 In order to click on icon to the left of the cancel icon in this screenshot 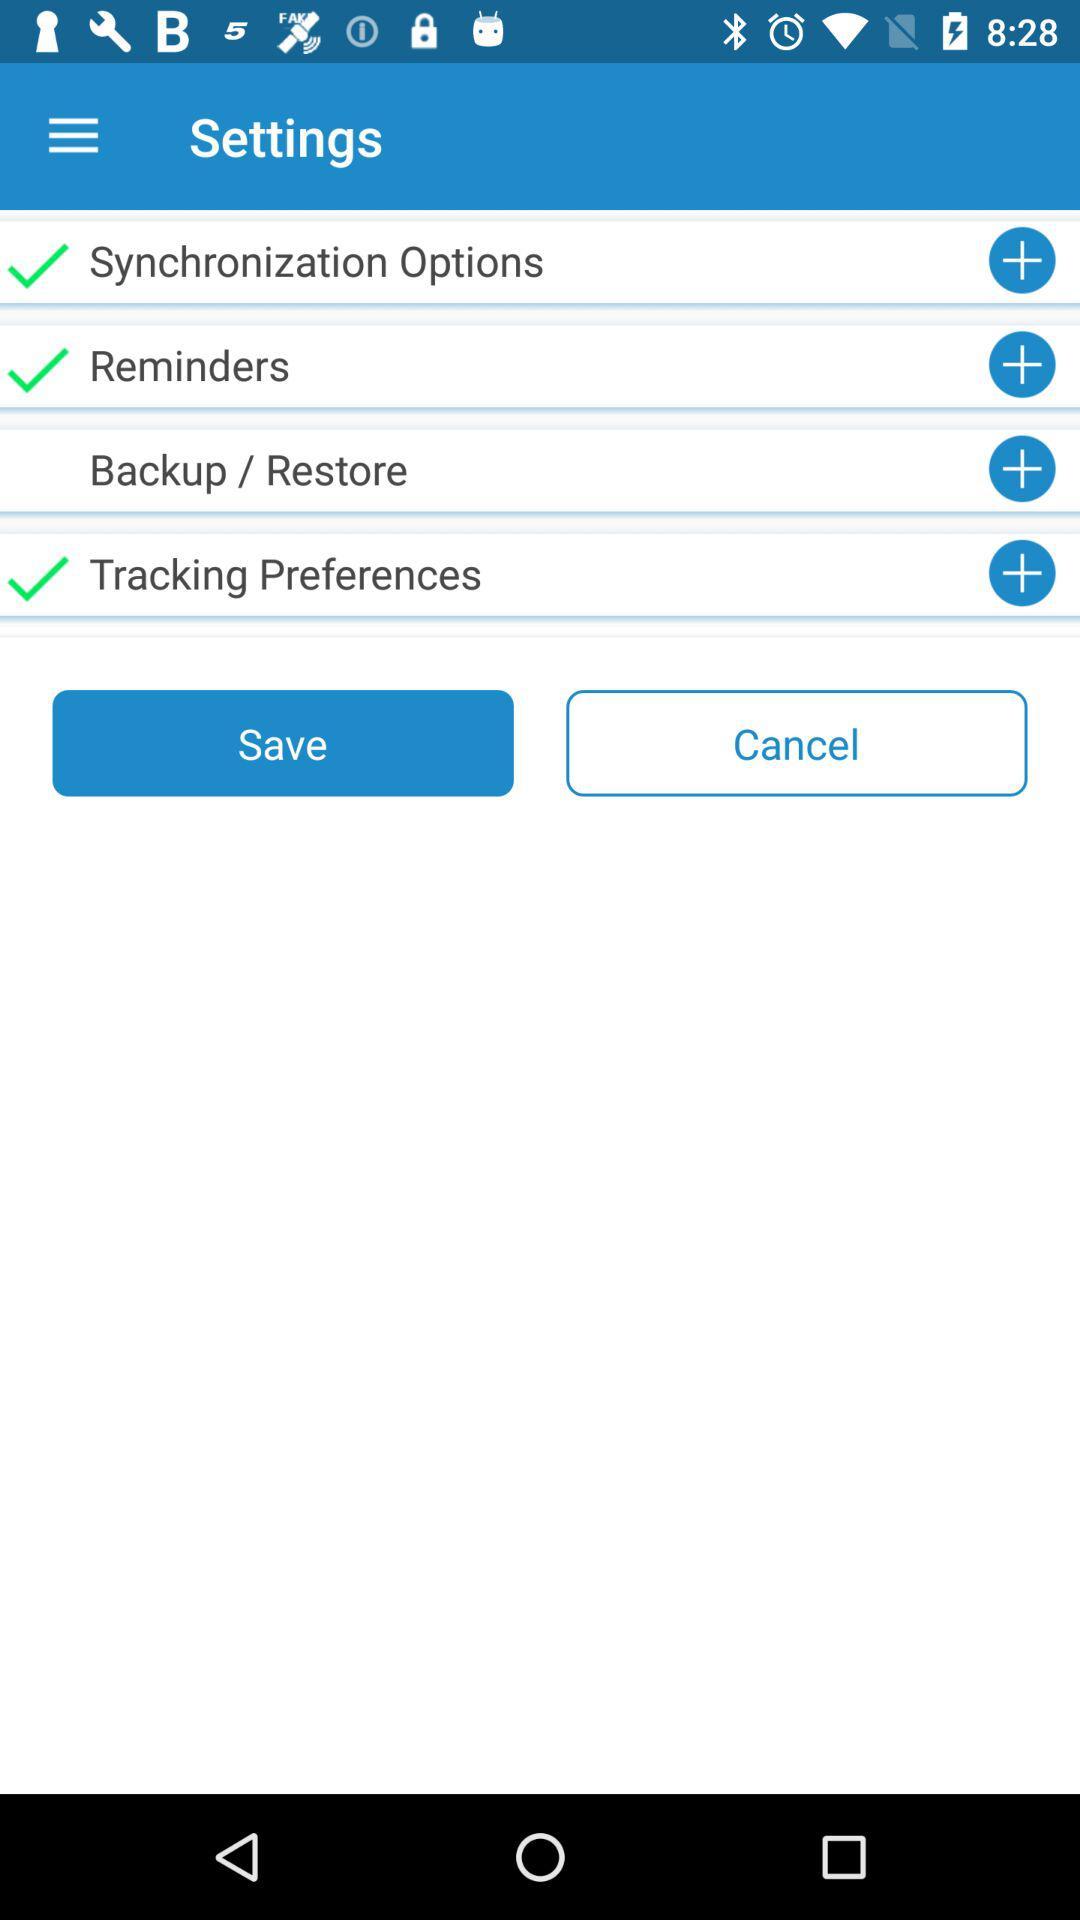, I will do `click(283, 742)`.